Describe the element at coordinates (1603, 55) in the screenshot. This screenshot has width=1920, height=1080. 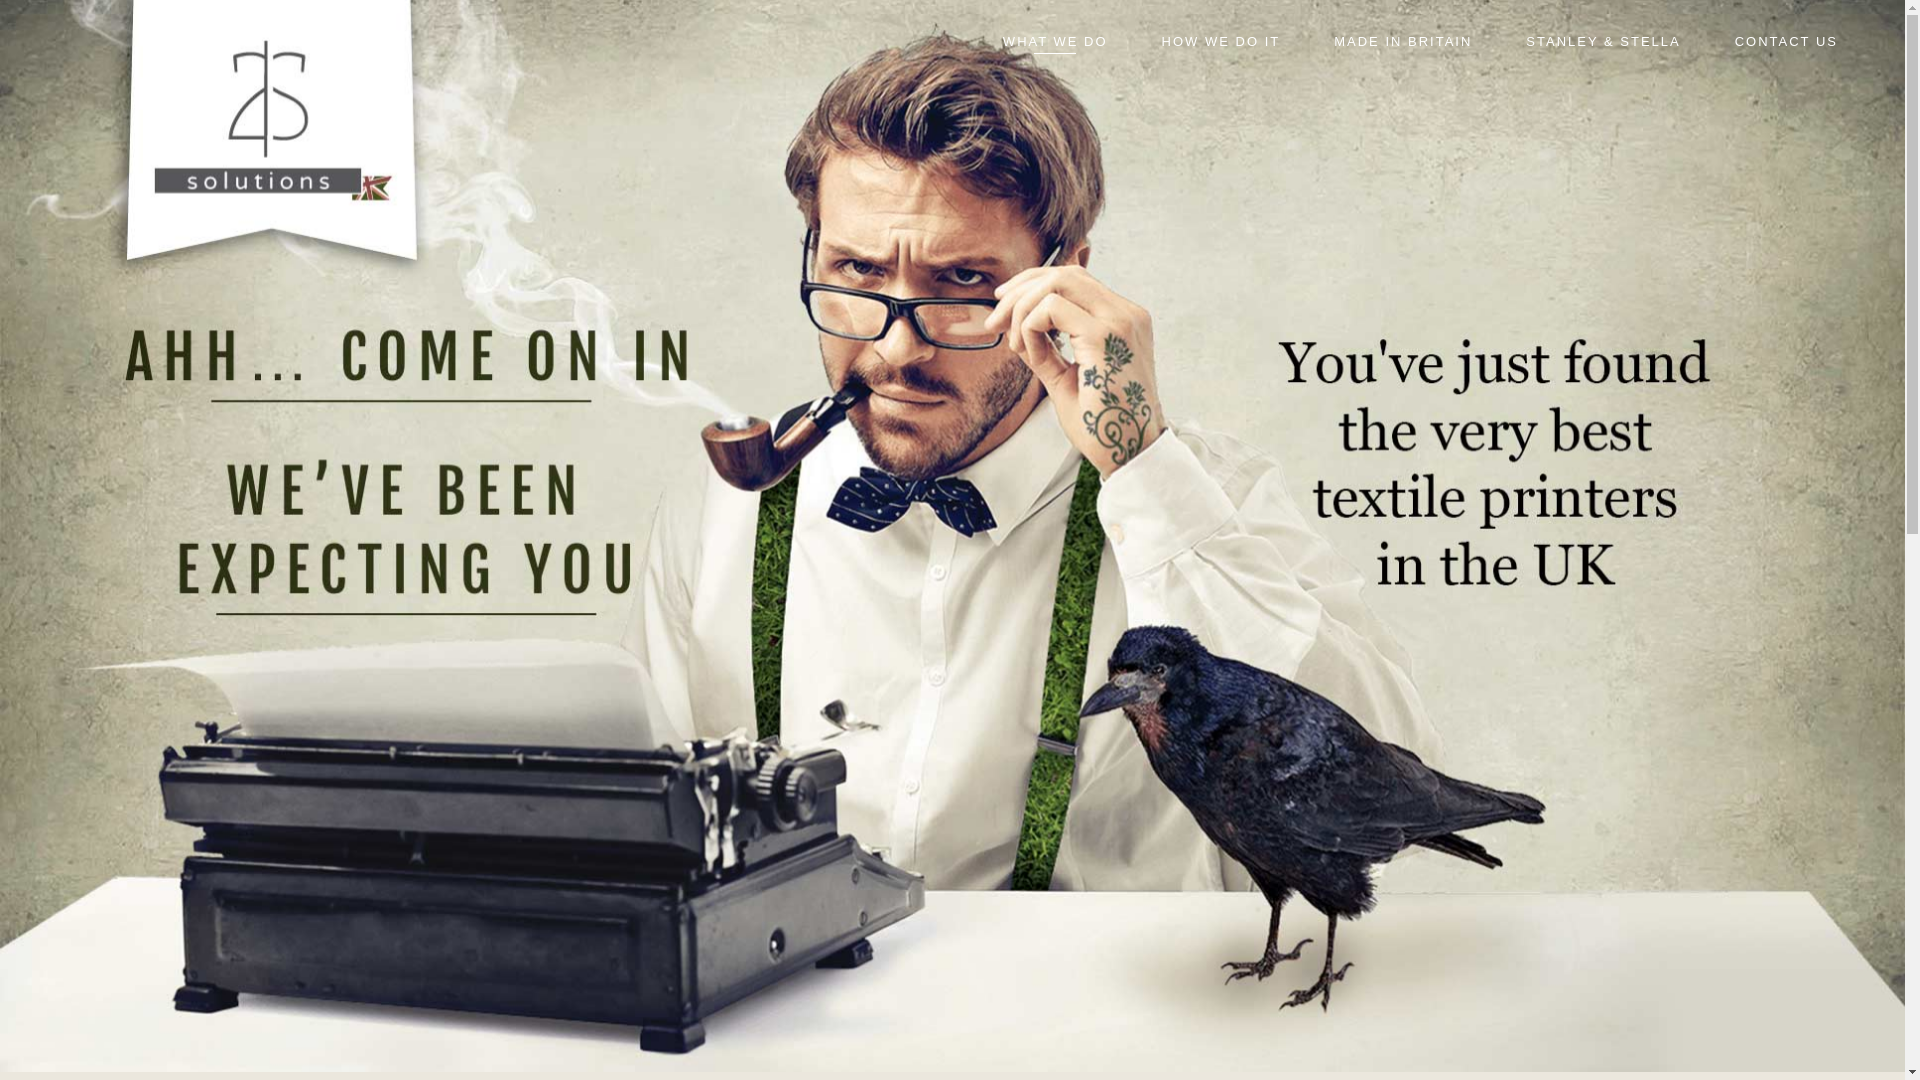
I see `'STANLEY & STELLA'` at that location.